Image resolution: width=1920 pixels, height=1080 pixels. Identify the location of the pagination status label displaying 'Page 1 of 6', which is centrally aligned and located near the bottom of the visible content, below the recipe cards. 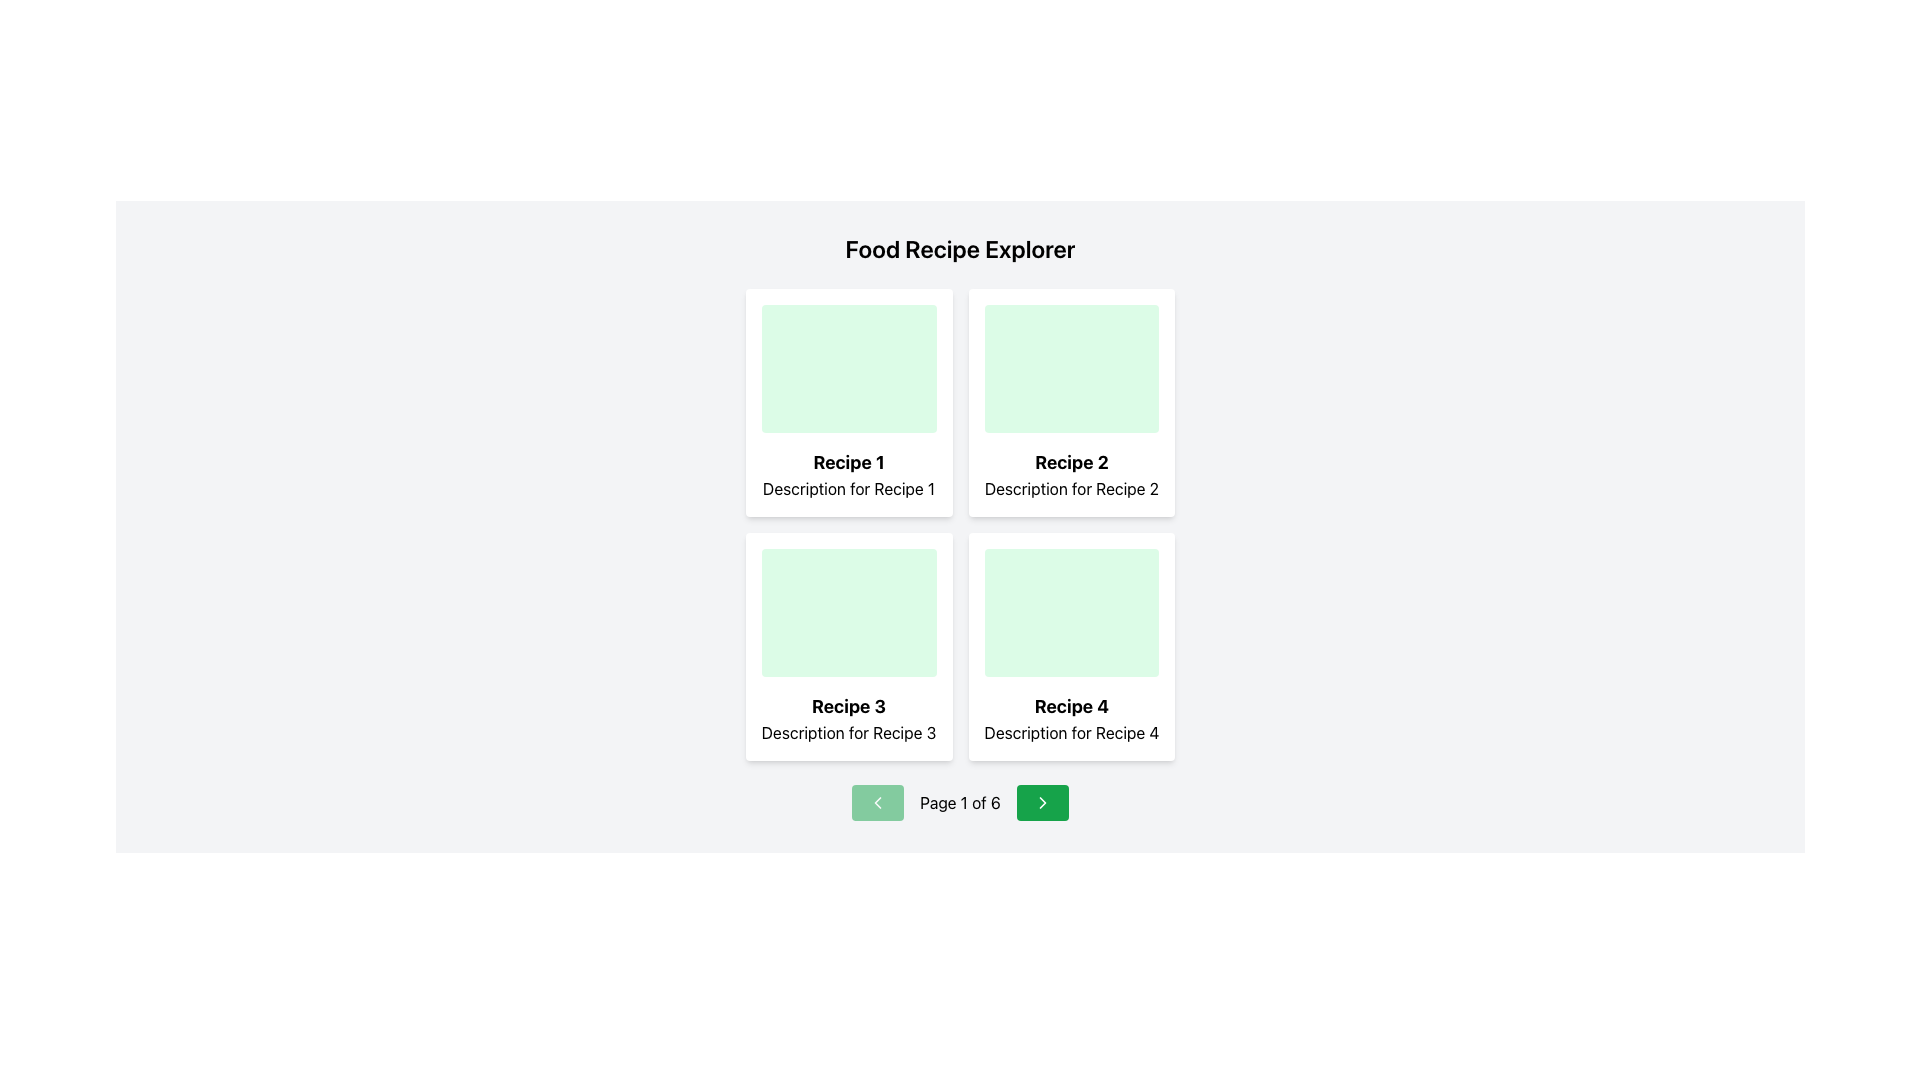
(960, 801).